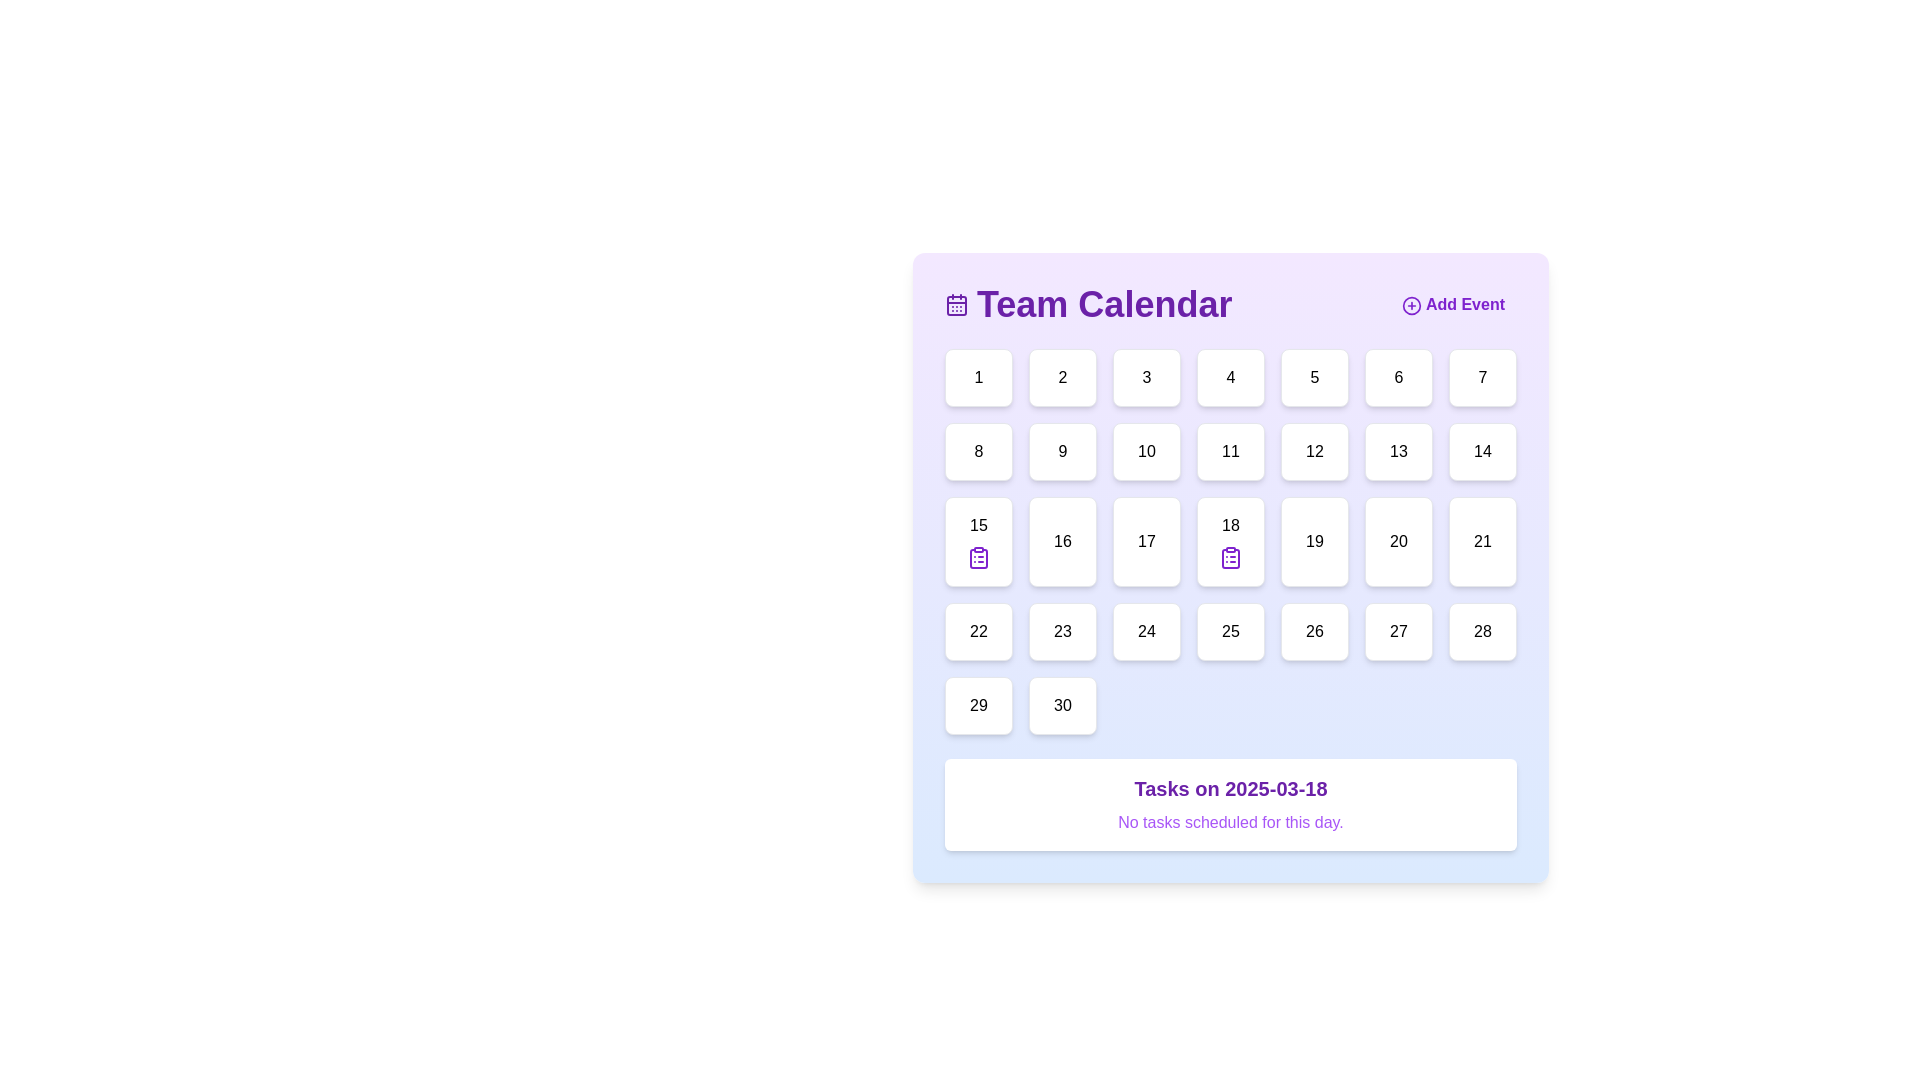 The height and width of the screenshot is (1080, 1920). I want to click on the rounded rectangular button with a white background and the number '8' centered in black text to show context-specific options, so click(979, 451).